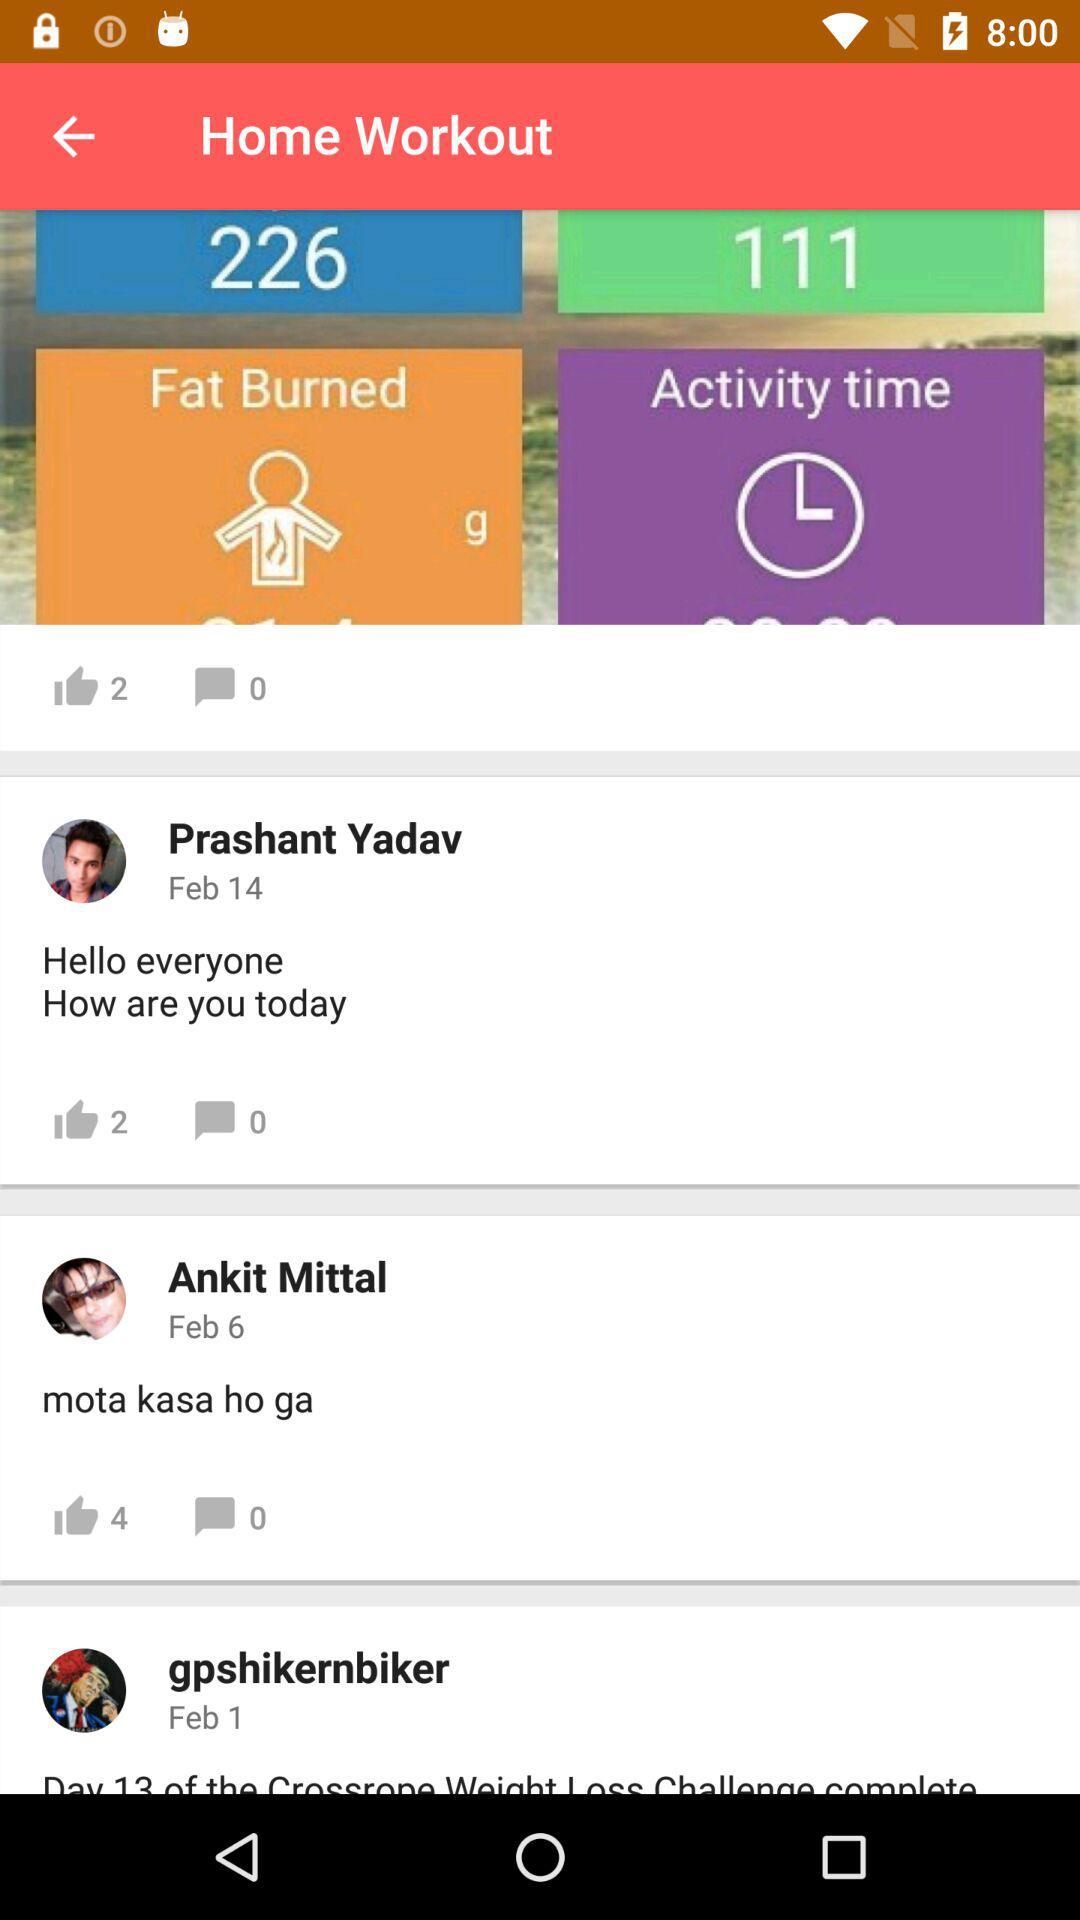  What do you see at coordinates (308, 1666) in the screenshot?
I see `icon above feb 1` at bounding box center [308, 1666].